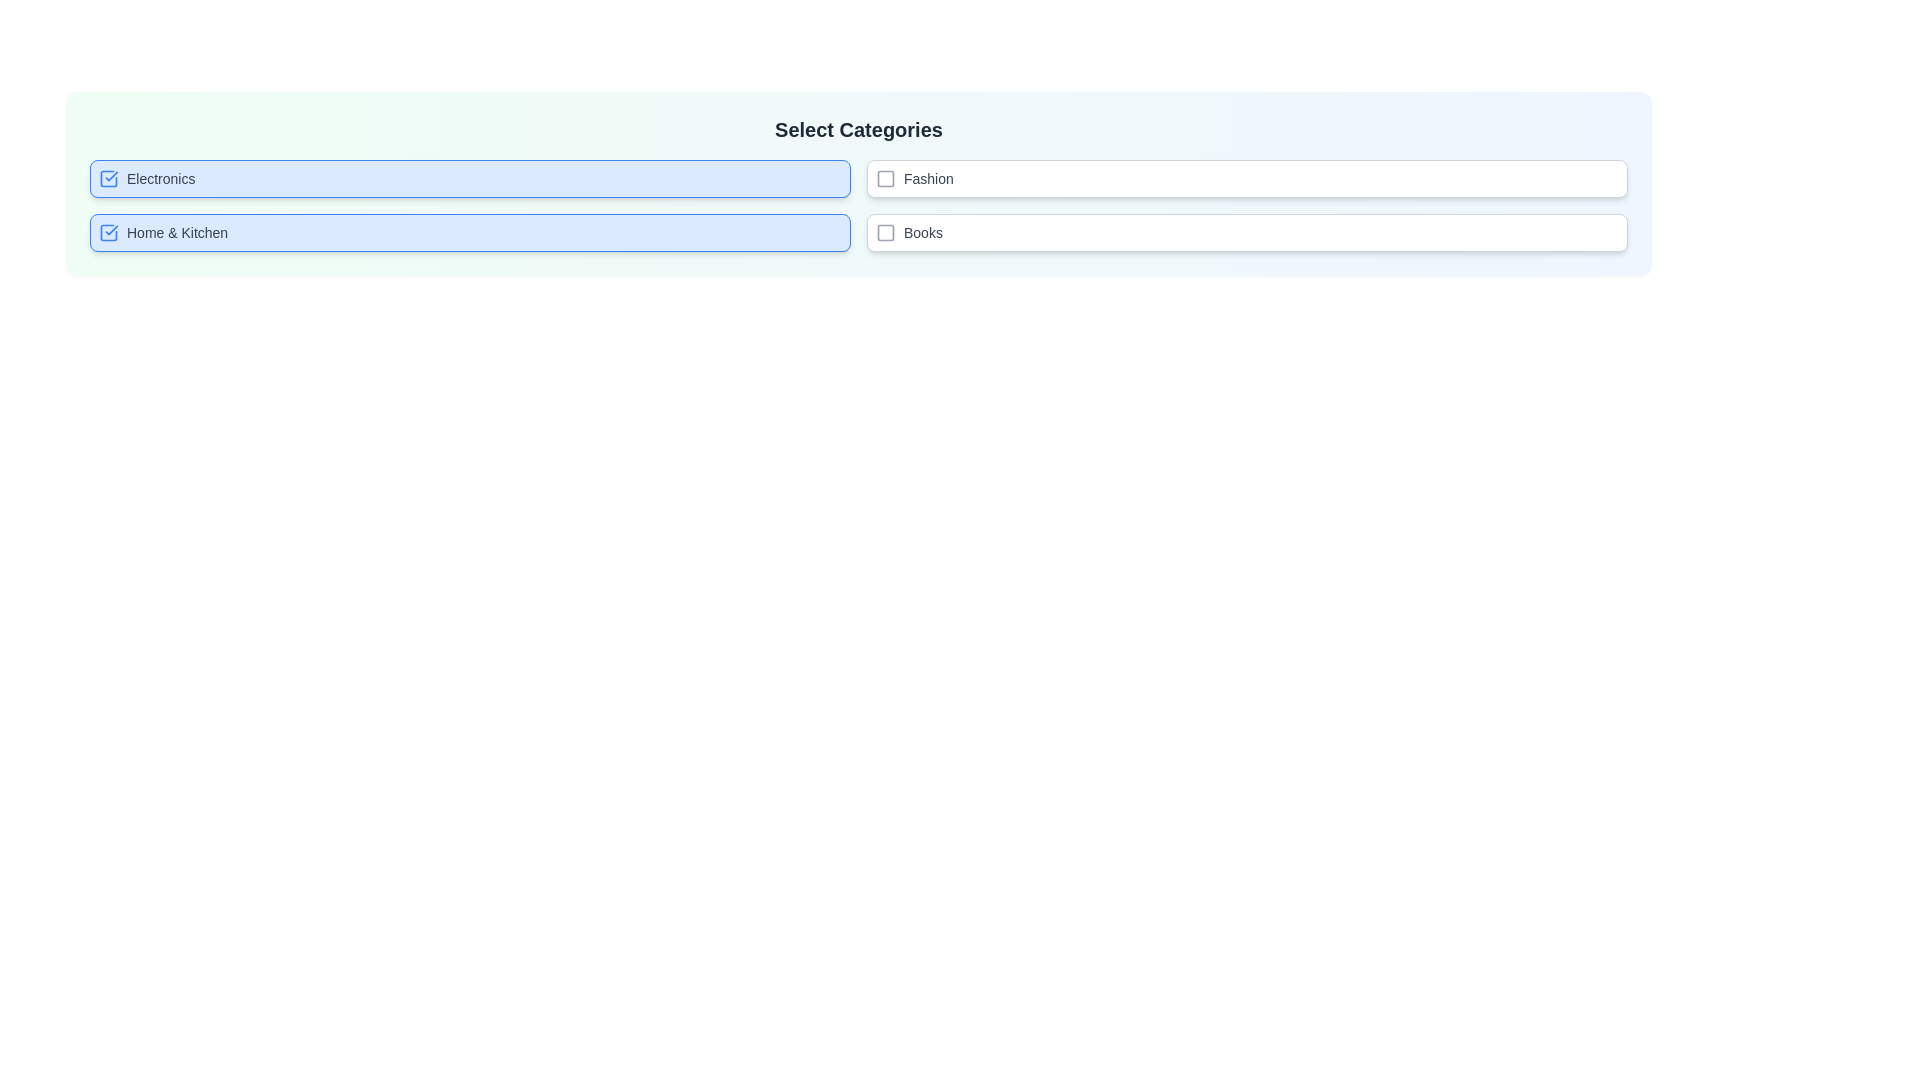 The height and width of the screenshot is (1080, 1920). What do you see at coordinates (885, 177) in the screenshot?
I see `the checkbox element styled with a gray border and white fill, located to the left of the label 'Fashion'` at bounding box center [885, 177].